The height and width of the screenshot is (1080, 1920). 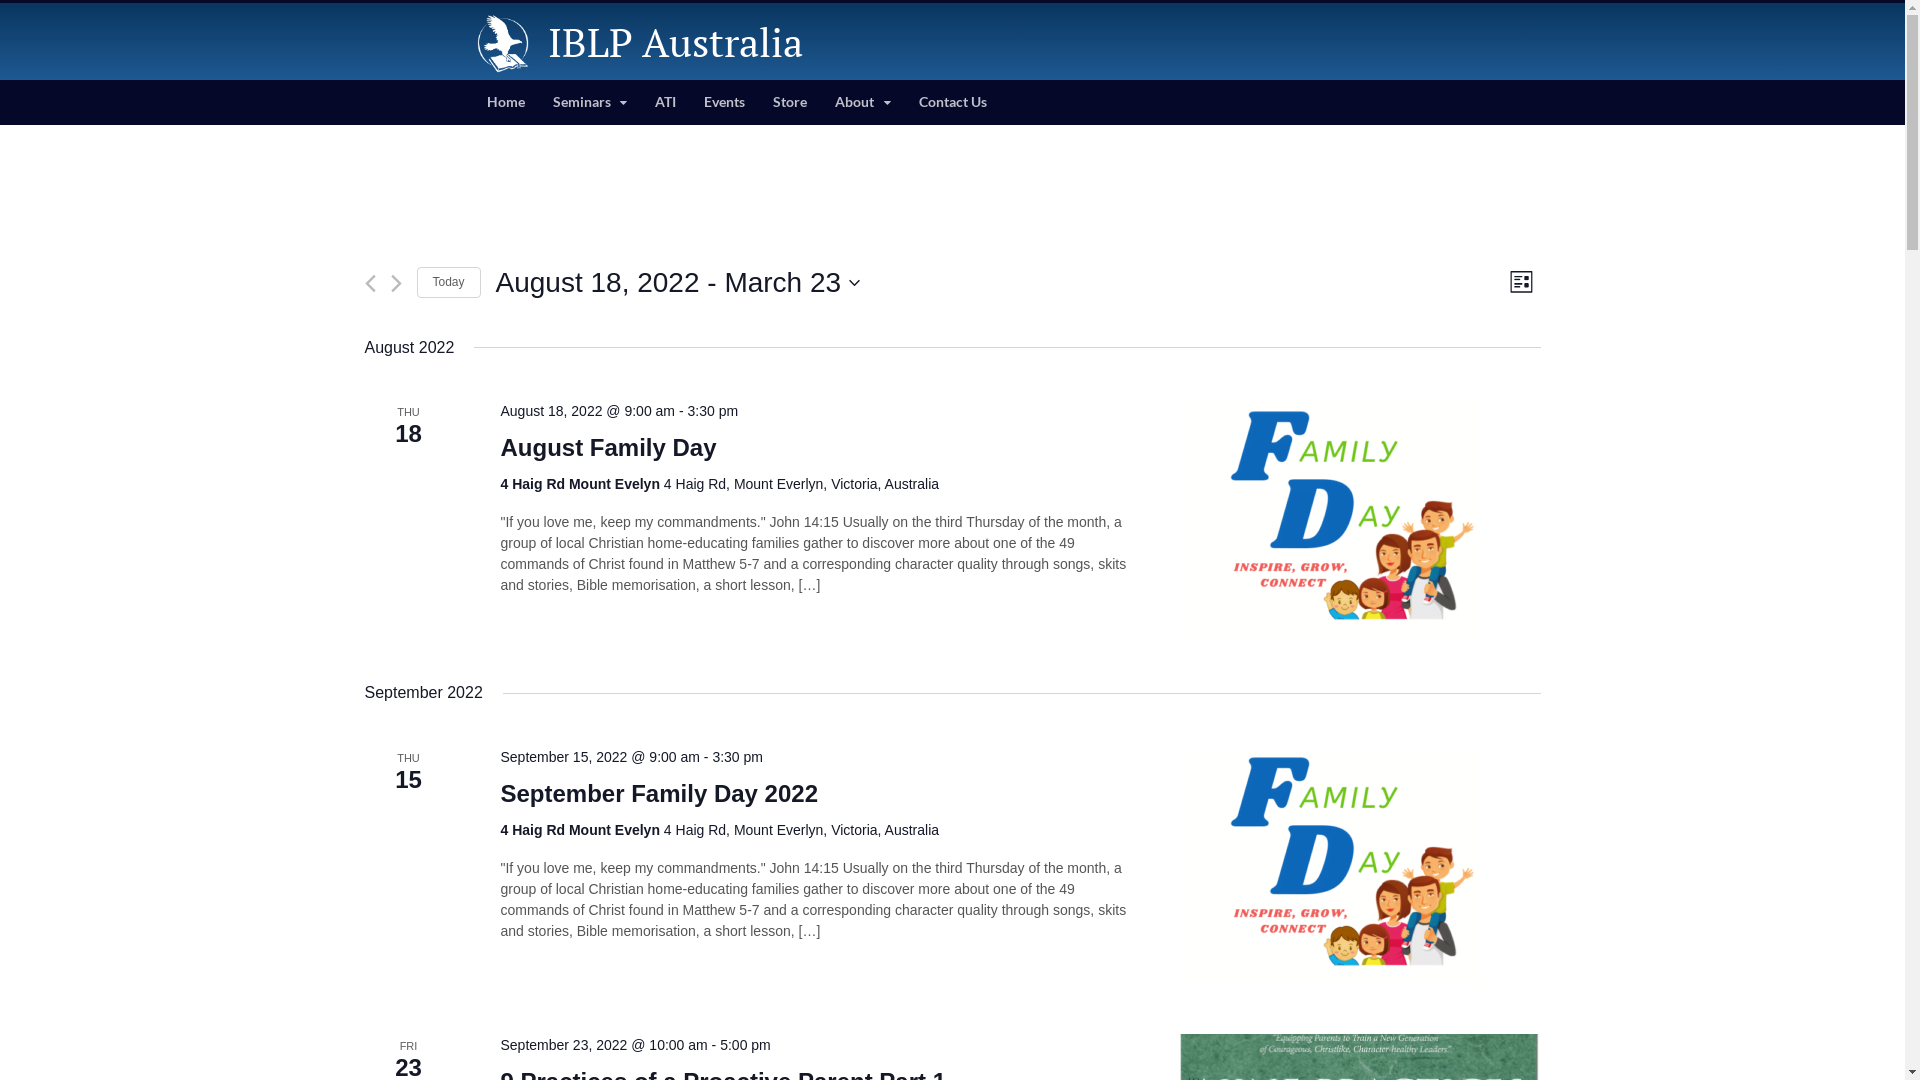 What do you see at coordinates (607, 446) in the screenshot?
I see `'August Family Day'` at bounding box center [607, 446].